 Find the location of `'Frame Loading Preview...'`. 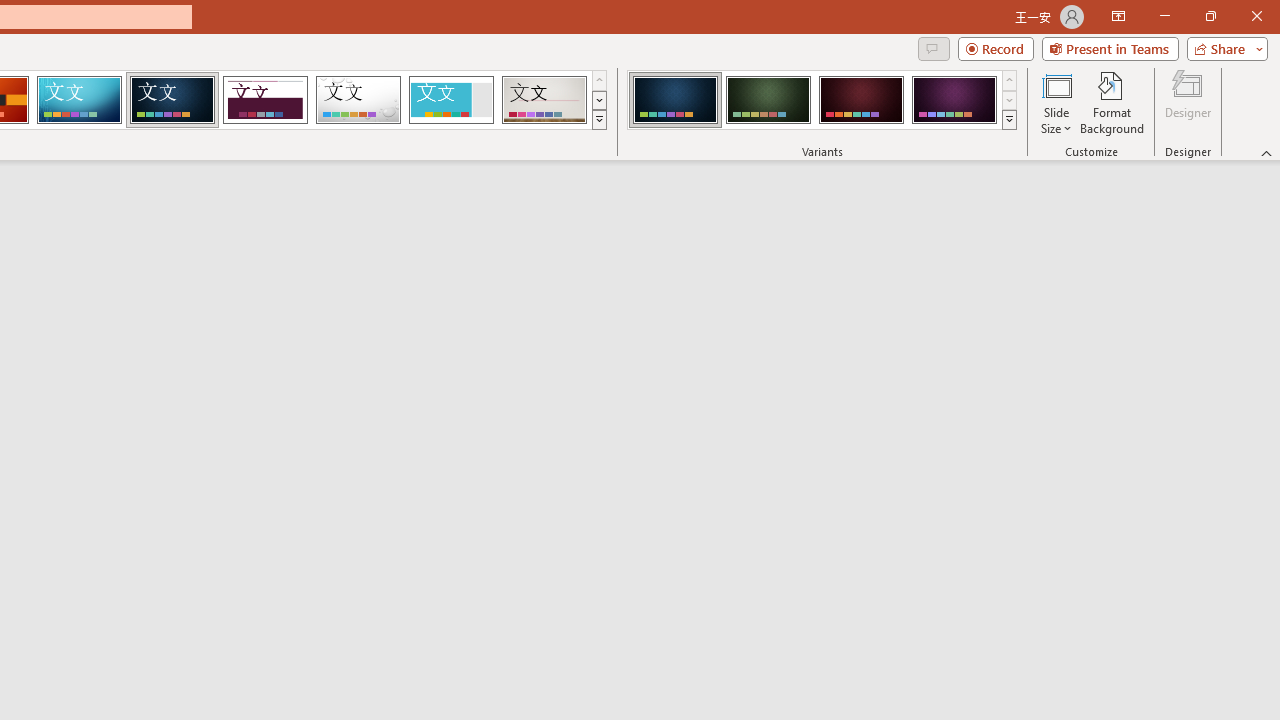

'Frame Loading Preview...' is located at coordinates (450, 100).